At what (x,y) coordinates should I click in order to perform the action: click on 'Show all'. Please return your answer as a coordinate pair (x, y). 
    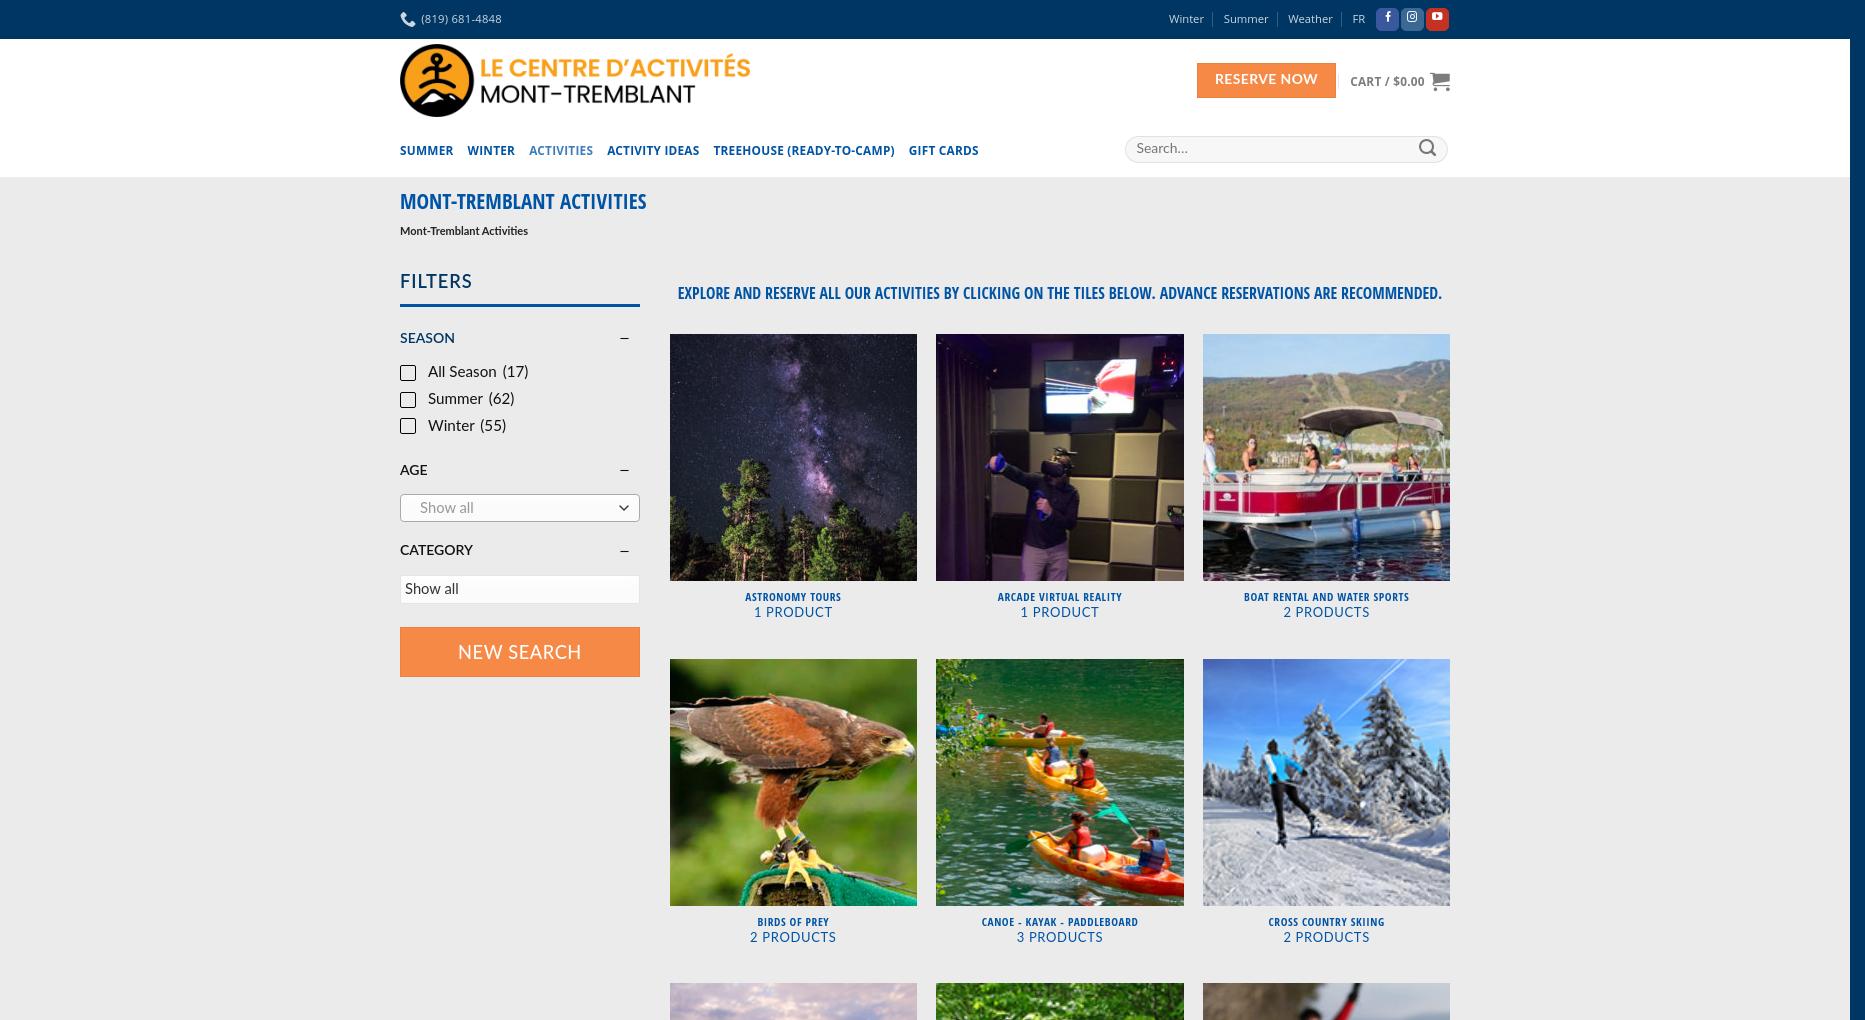
    Looking at the image, I should click on (445, 508).